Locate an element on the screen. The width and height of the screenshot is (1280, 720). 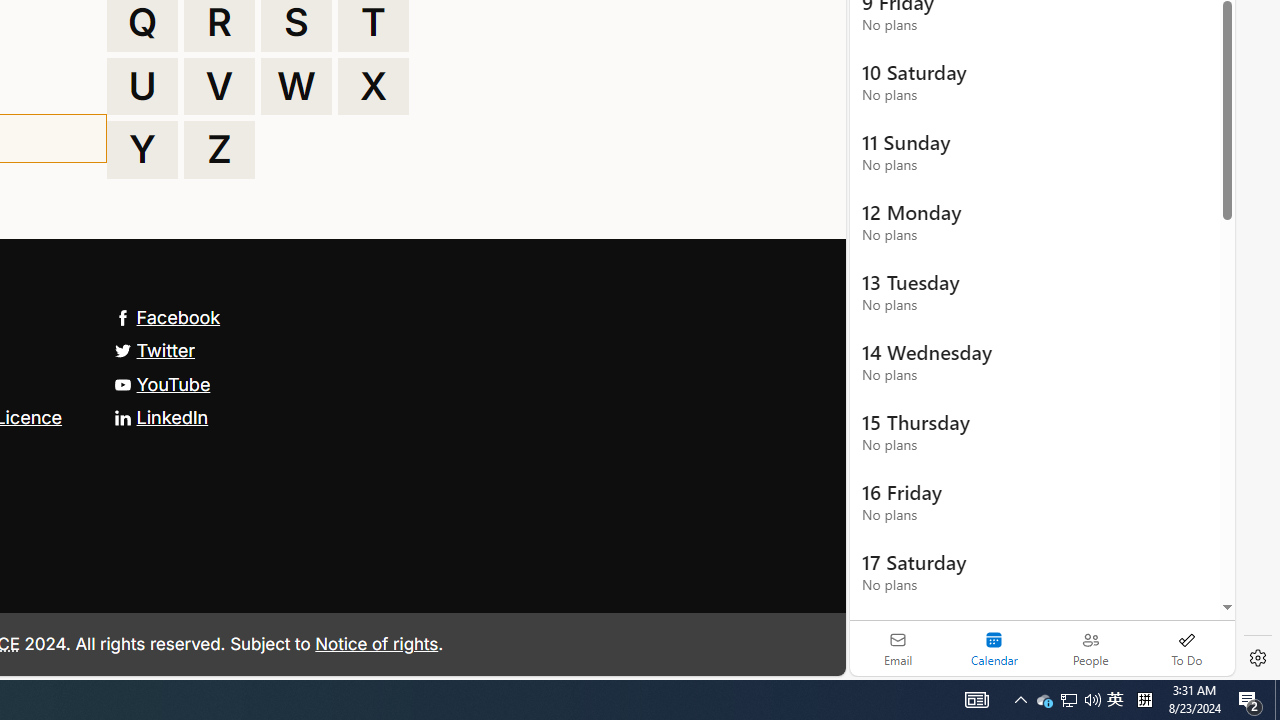
'Facebook' is located at coordinates (167, 316).